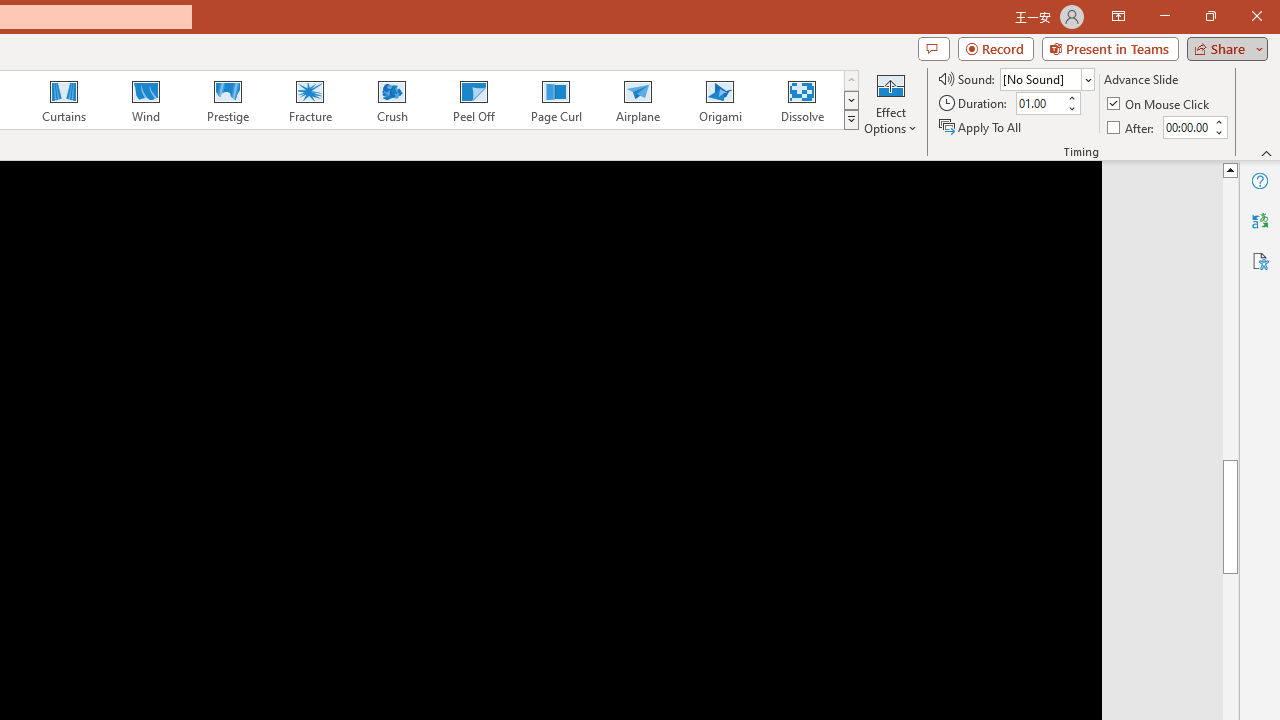 The image size is (1280, 720). I want to click on 'Page Curl', so click(555, 100).